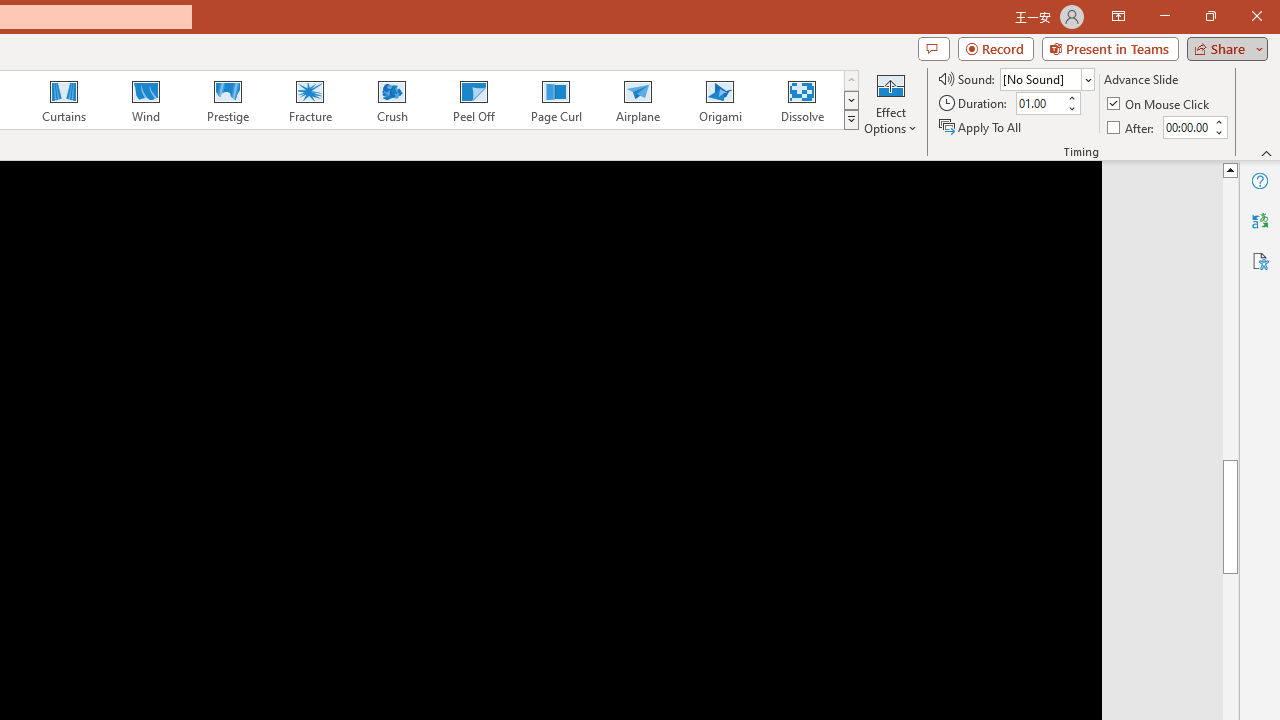 The image size is (1280, 720). I want to click on 'Page Curl', so click(555, 100).